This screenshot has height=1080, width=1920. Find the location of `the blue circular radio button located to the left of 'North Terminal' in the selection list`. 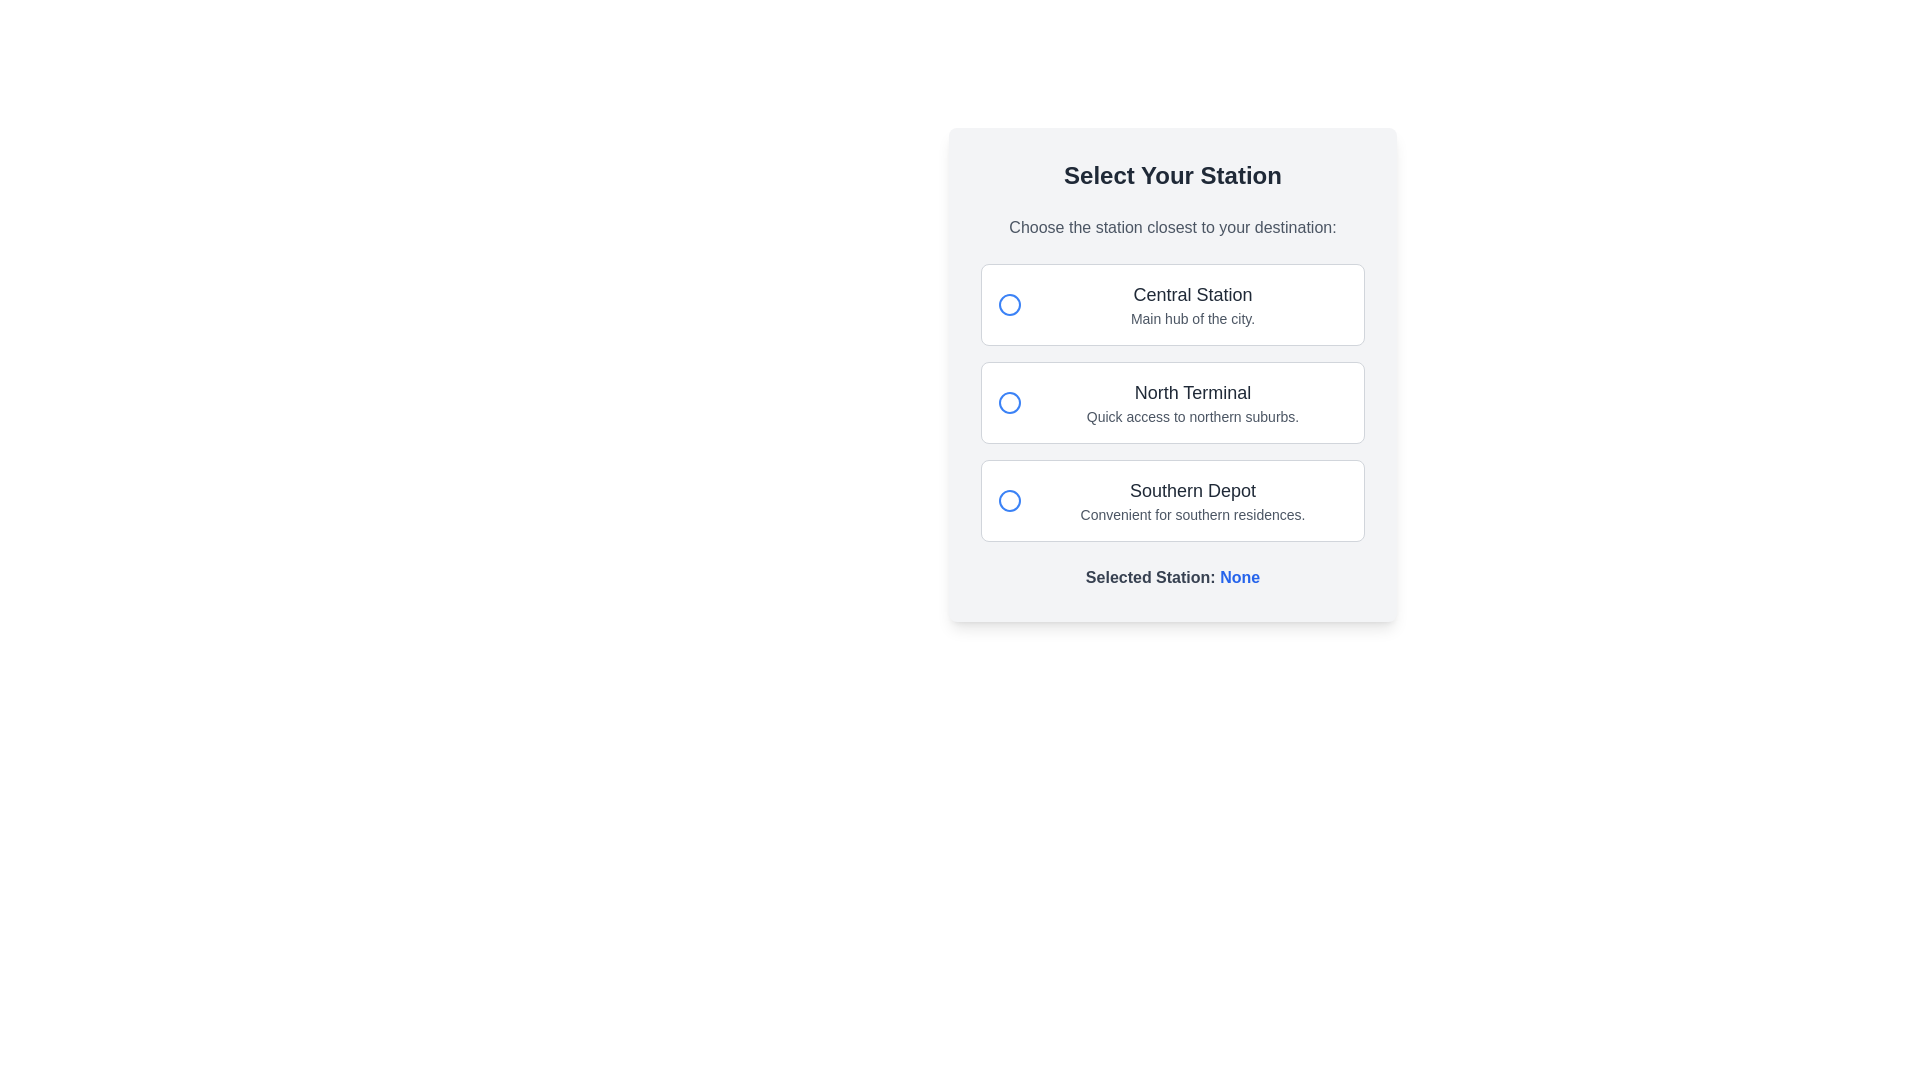

the blue circular radio button located to the left of 'North Terminal' in the selection list is located at coordinates (1009, 402).